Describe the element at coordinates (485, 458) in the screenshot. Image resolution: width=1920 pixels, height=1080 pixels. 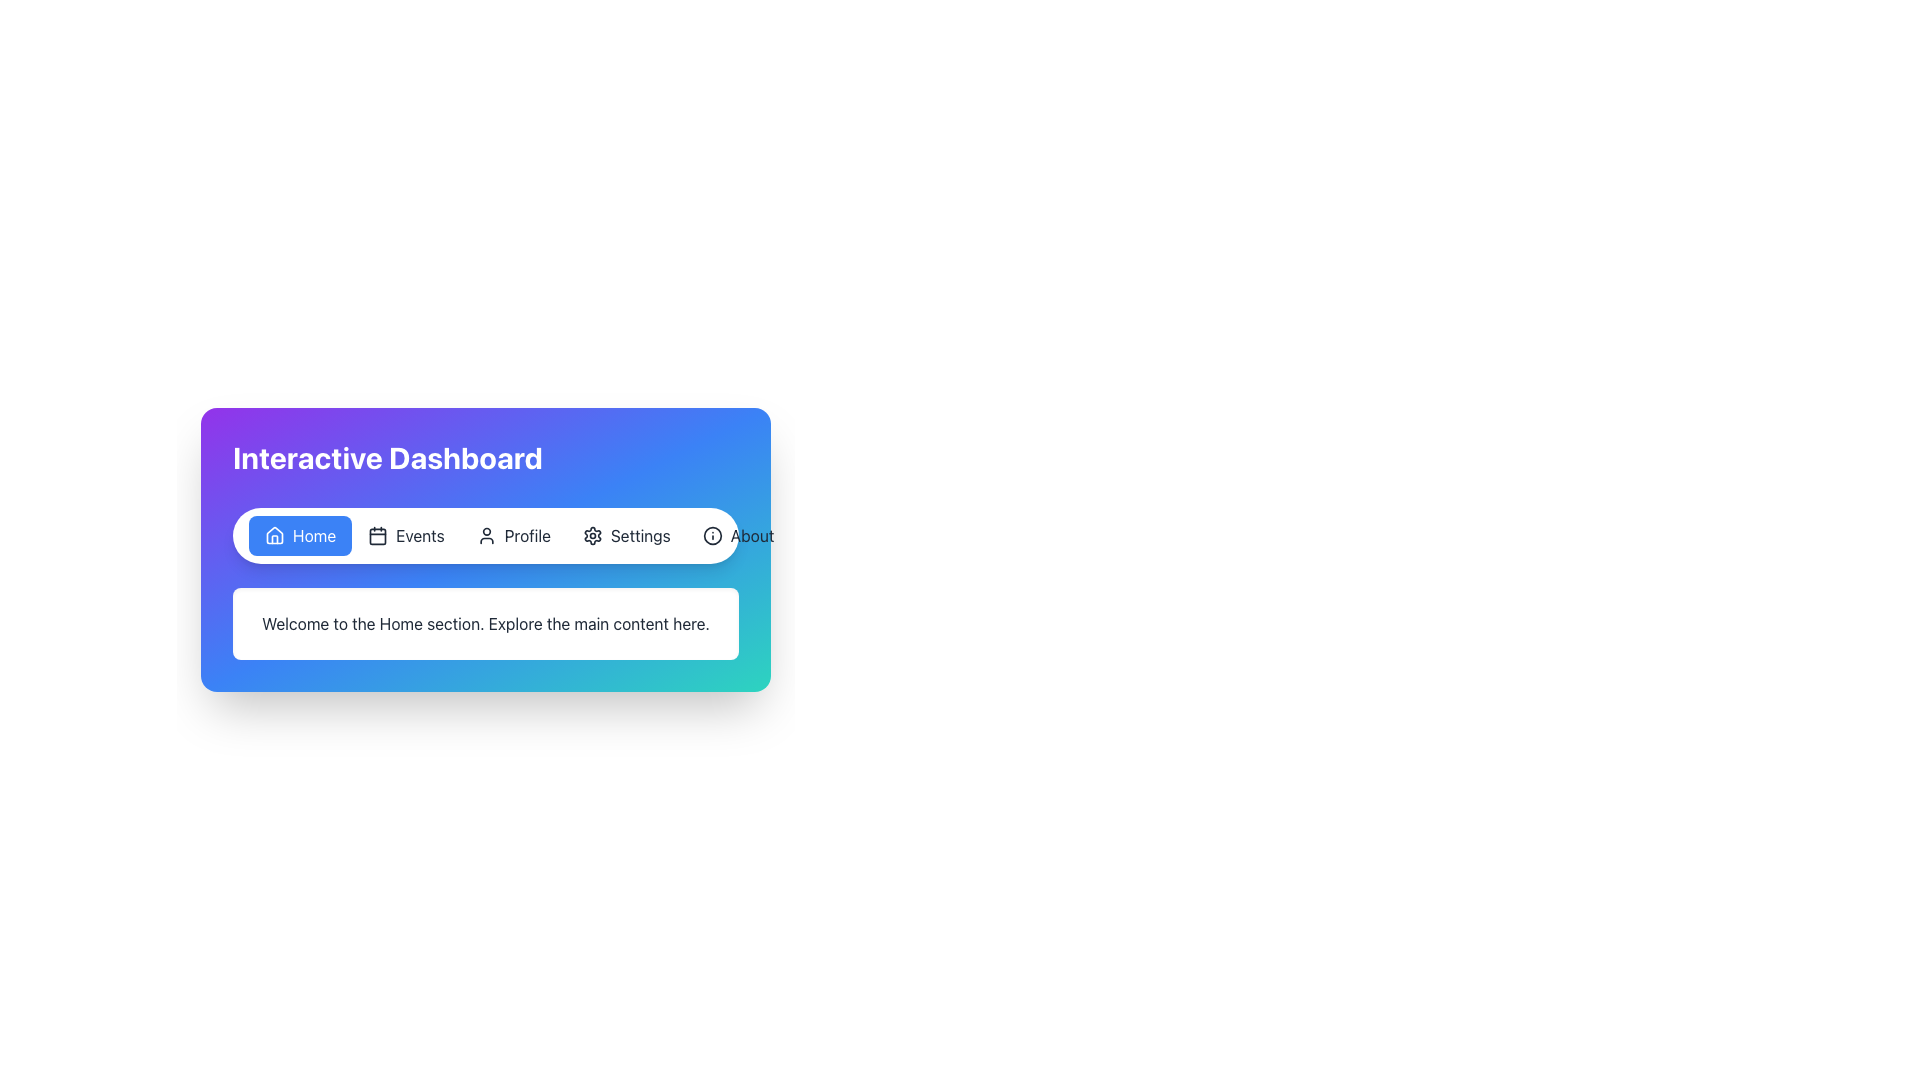
I see `the header text 'Interactive Dashboard', which is positioned at the top section of a gradient-colored card component` at that location.